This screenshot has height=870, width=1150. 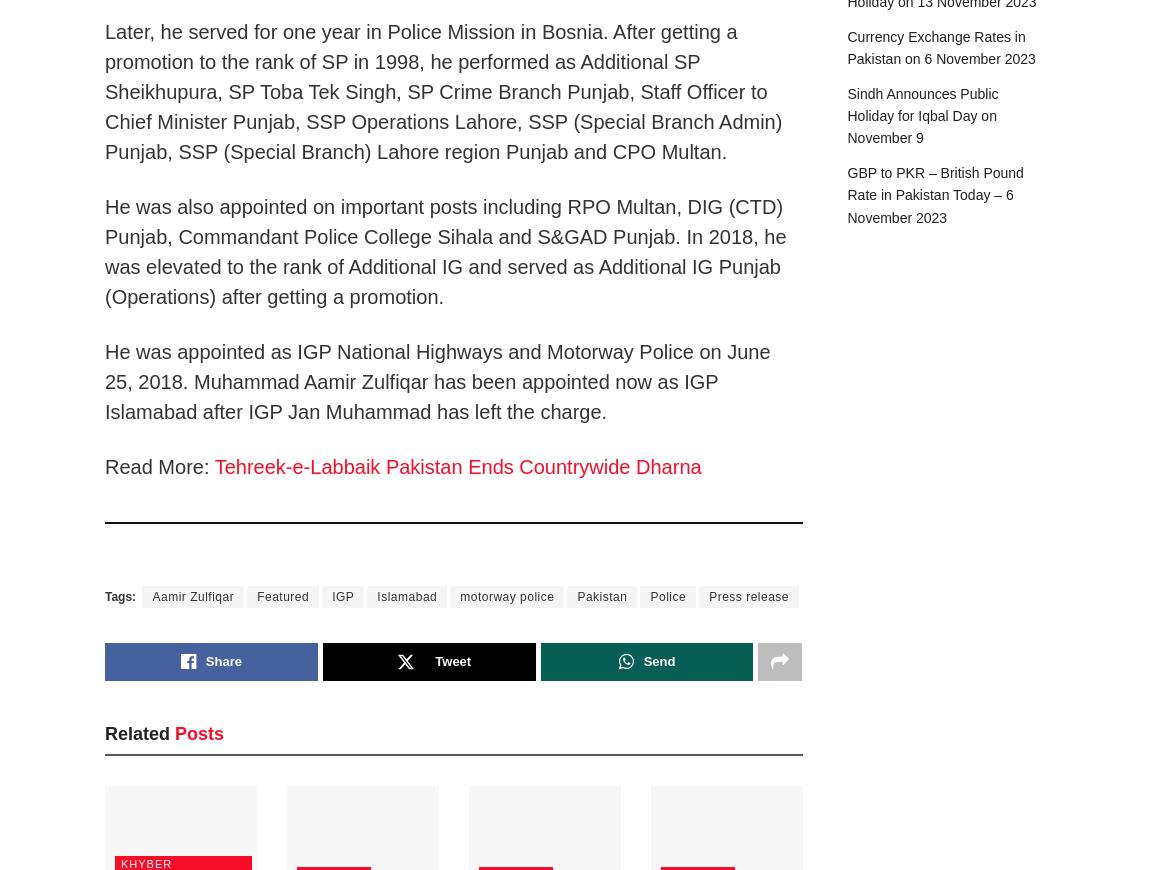 What do you see at coordinates (136, 732) in the screenshot?
I see `'Related'` at bounding box center [136, 732].